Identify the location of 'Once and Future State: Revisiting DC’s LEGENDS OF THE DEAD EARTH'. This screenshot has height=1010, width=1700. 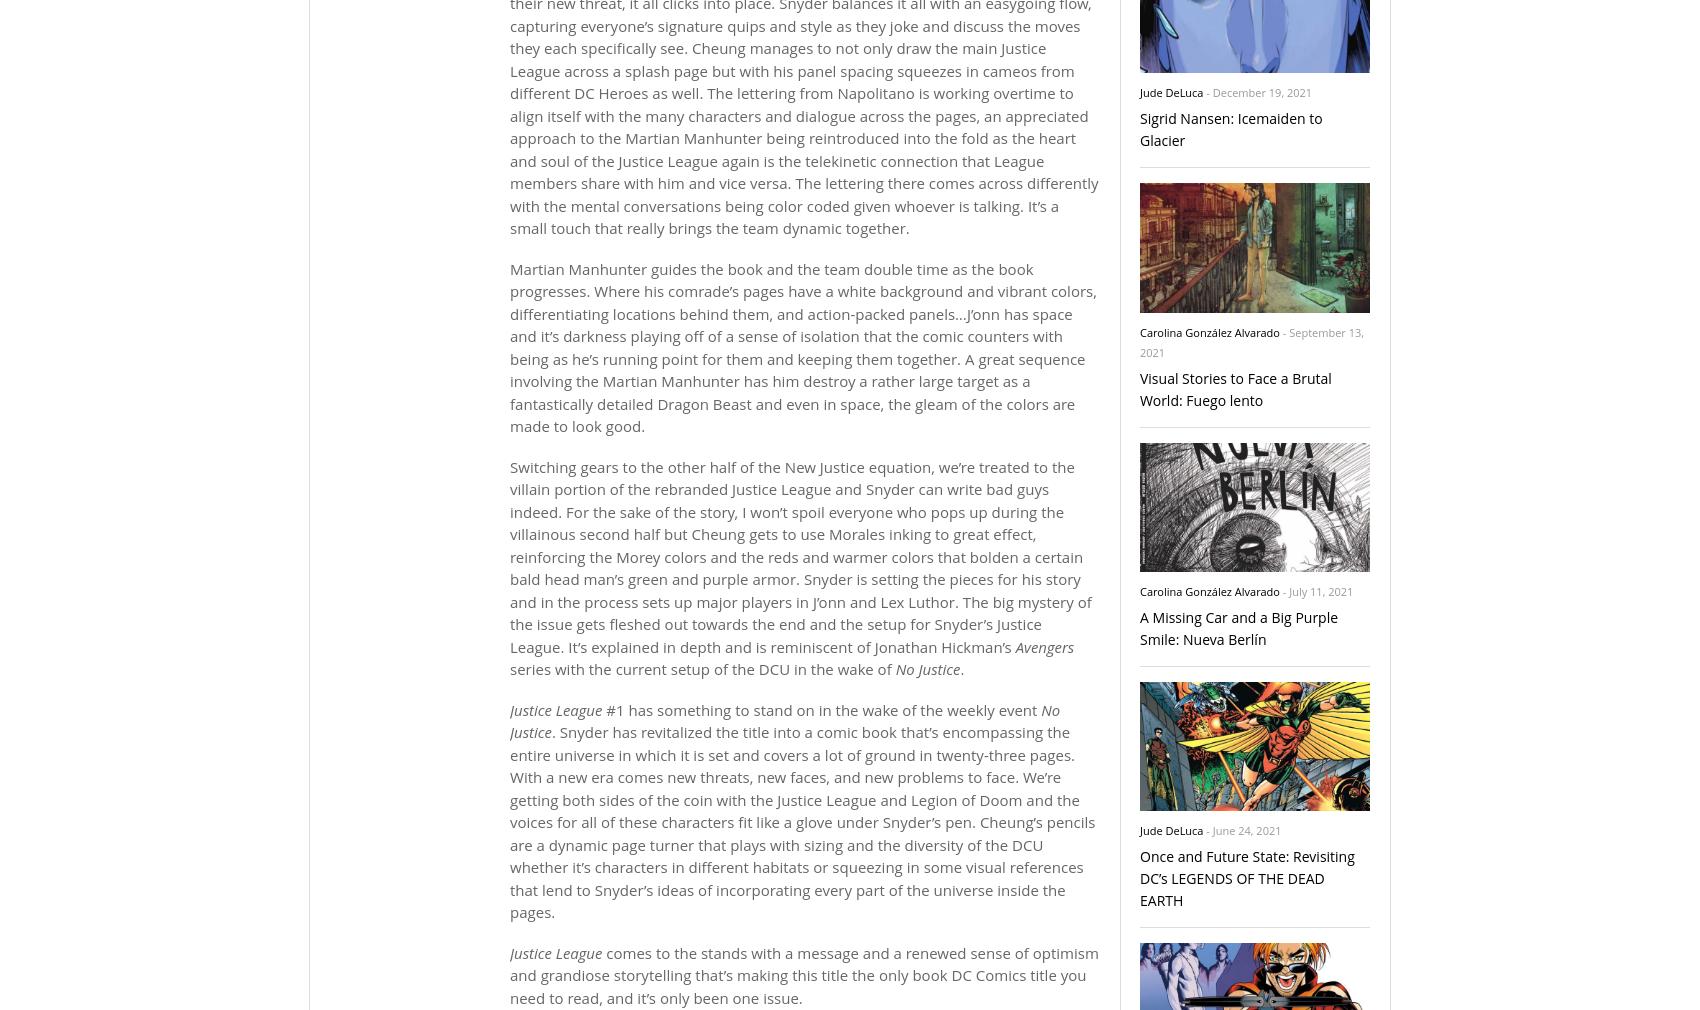
(1140, 878).